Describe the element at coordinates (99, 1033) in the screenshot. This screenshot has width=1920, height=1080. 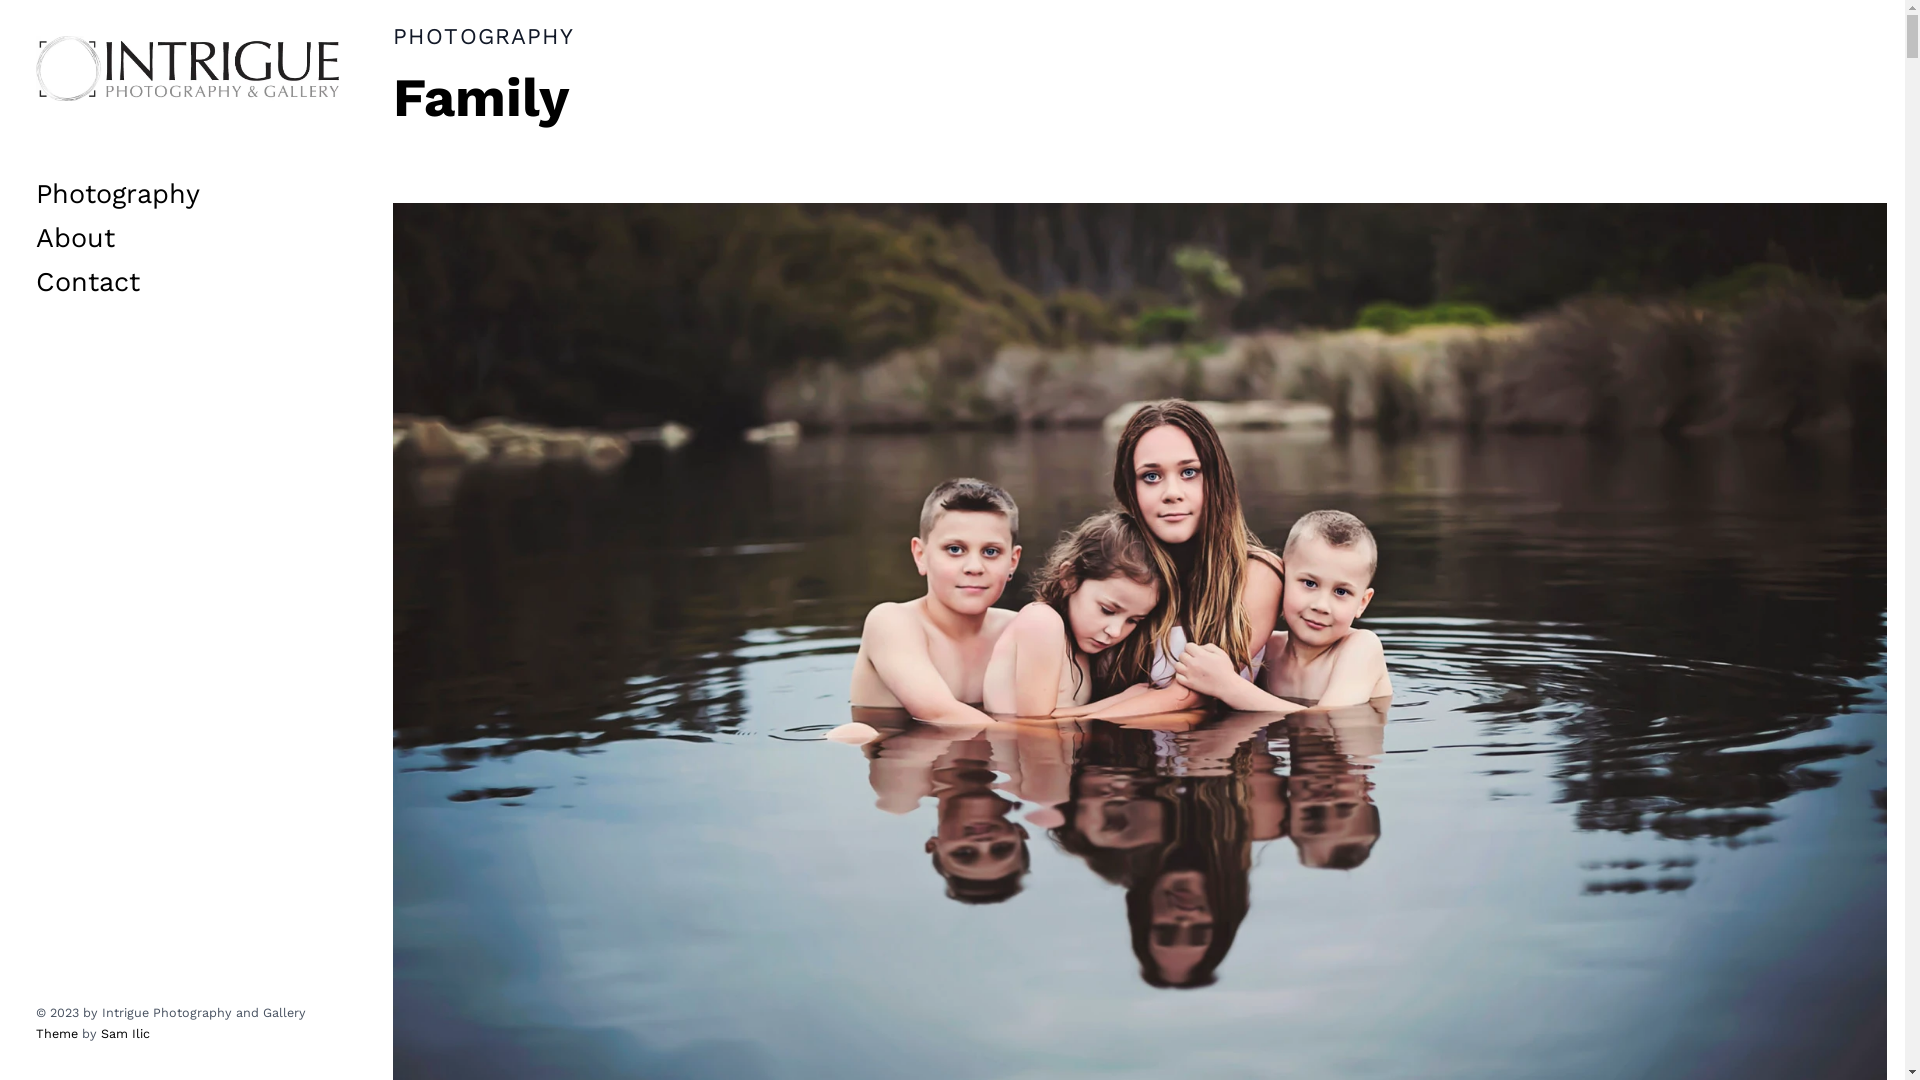
I see `'Sam Ilic'` at that location.